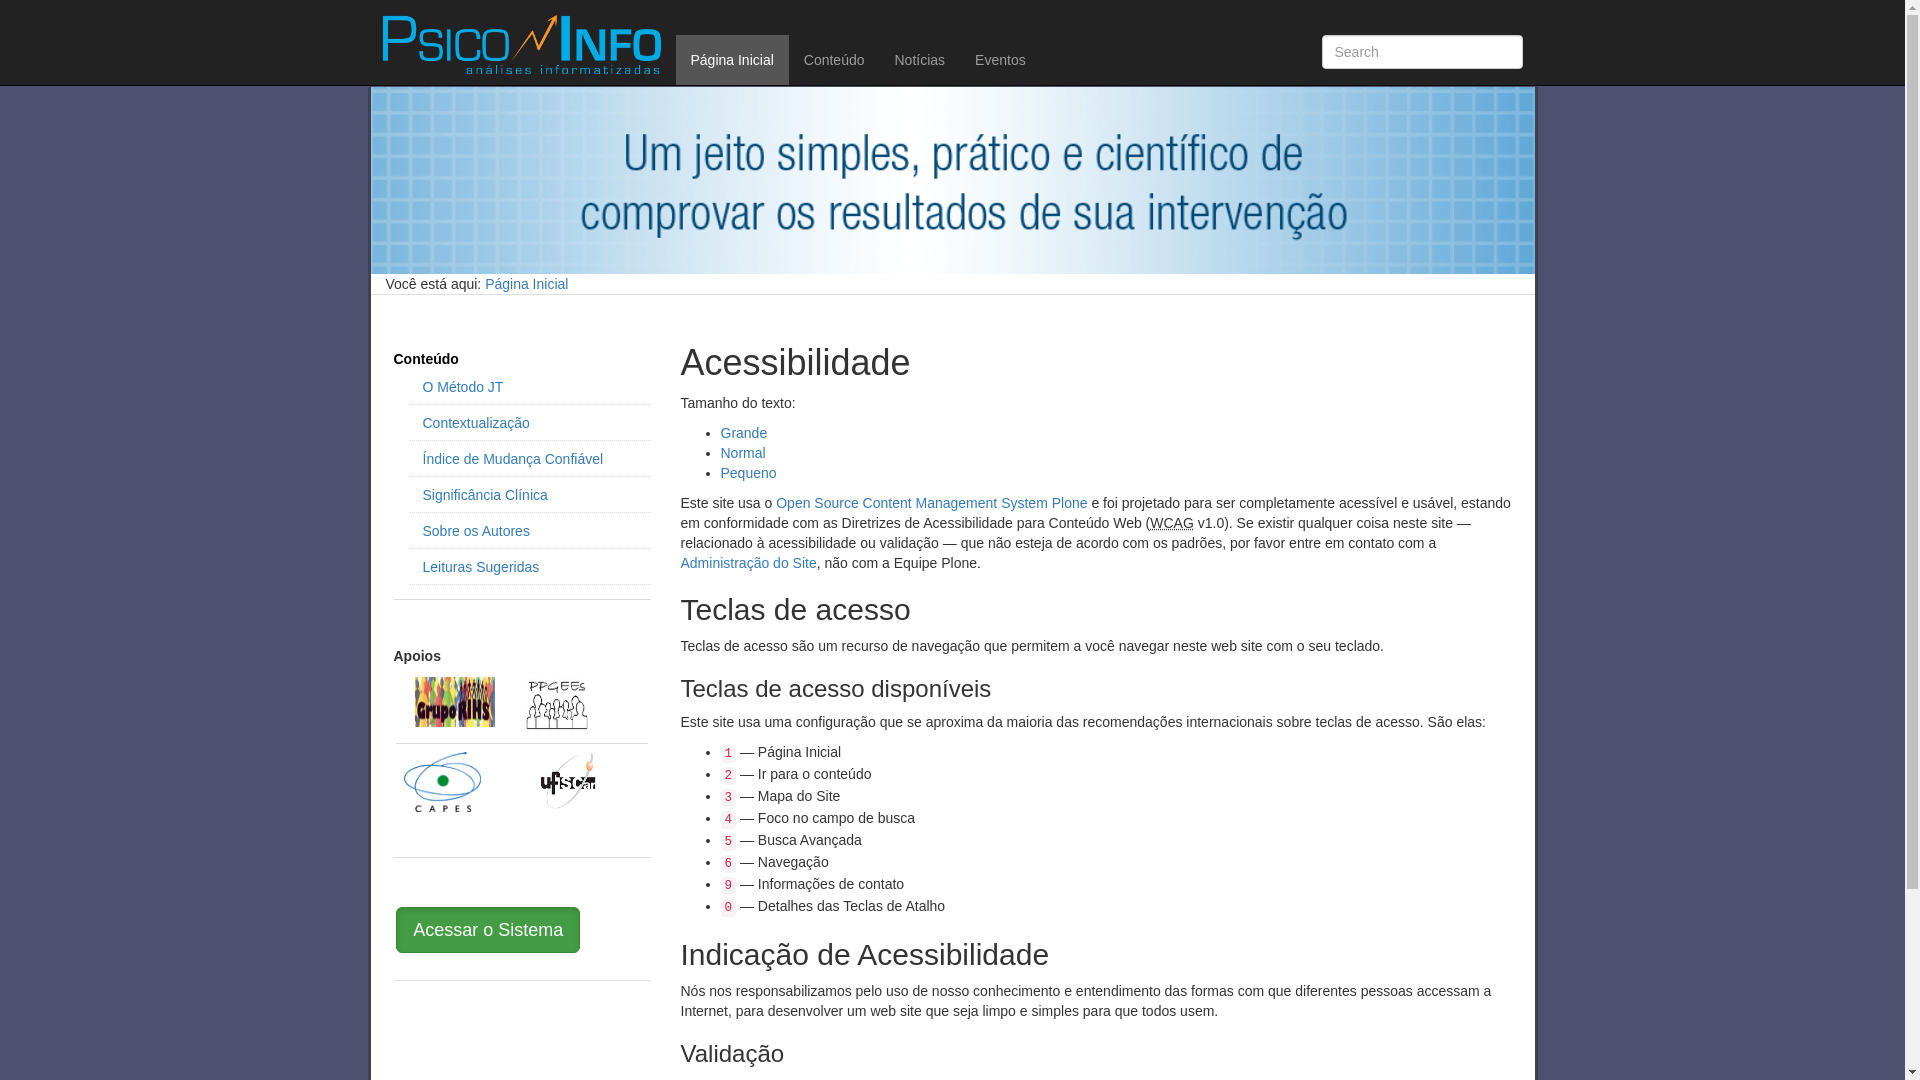  What do you see at coordinates (402, 781) in the screenshot?
I see `'Logo_Capes'` at bounding box center [402, 781].